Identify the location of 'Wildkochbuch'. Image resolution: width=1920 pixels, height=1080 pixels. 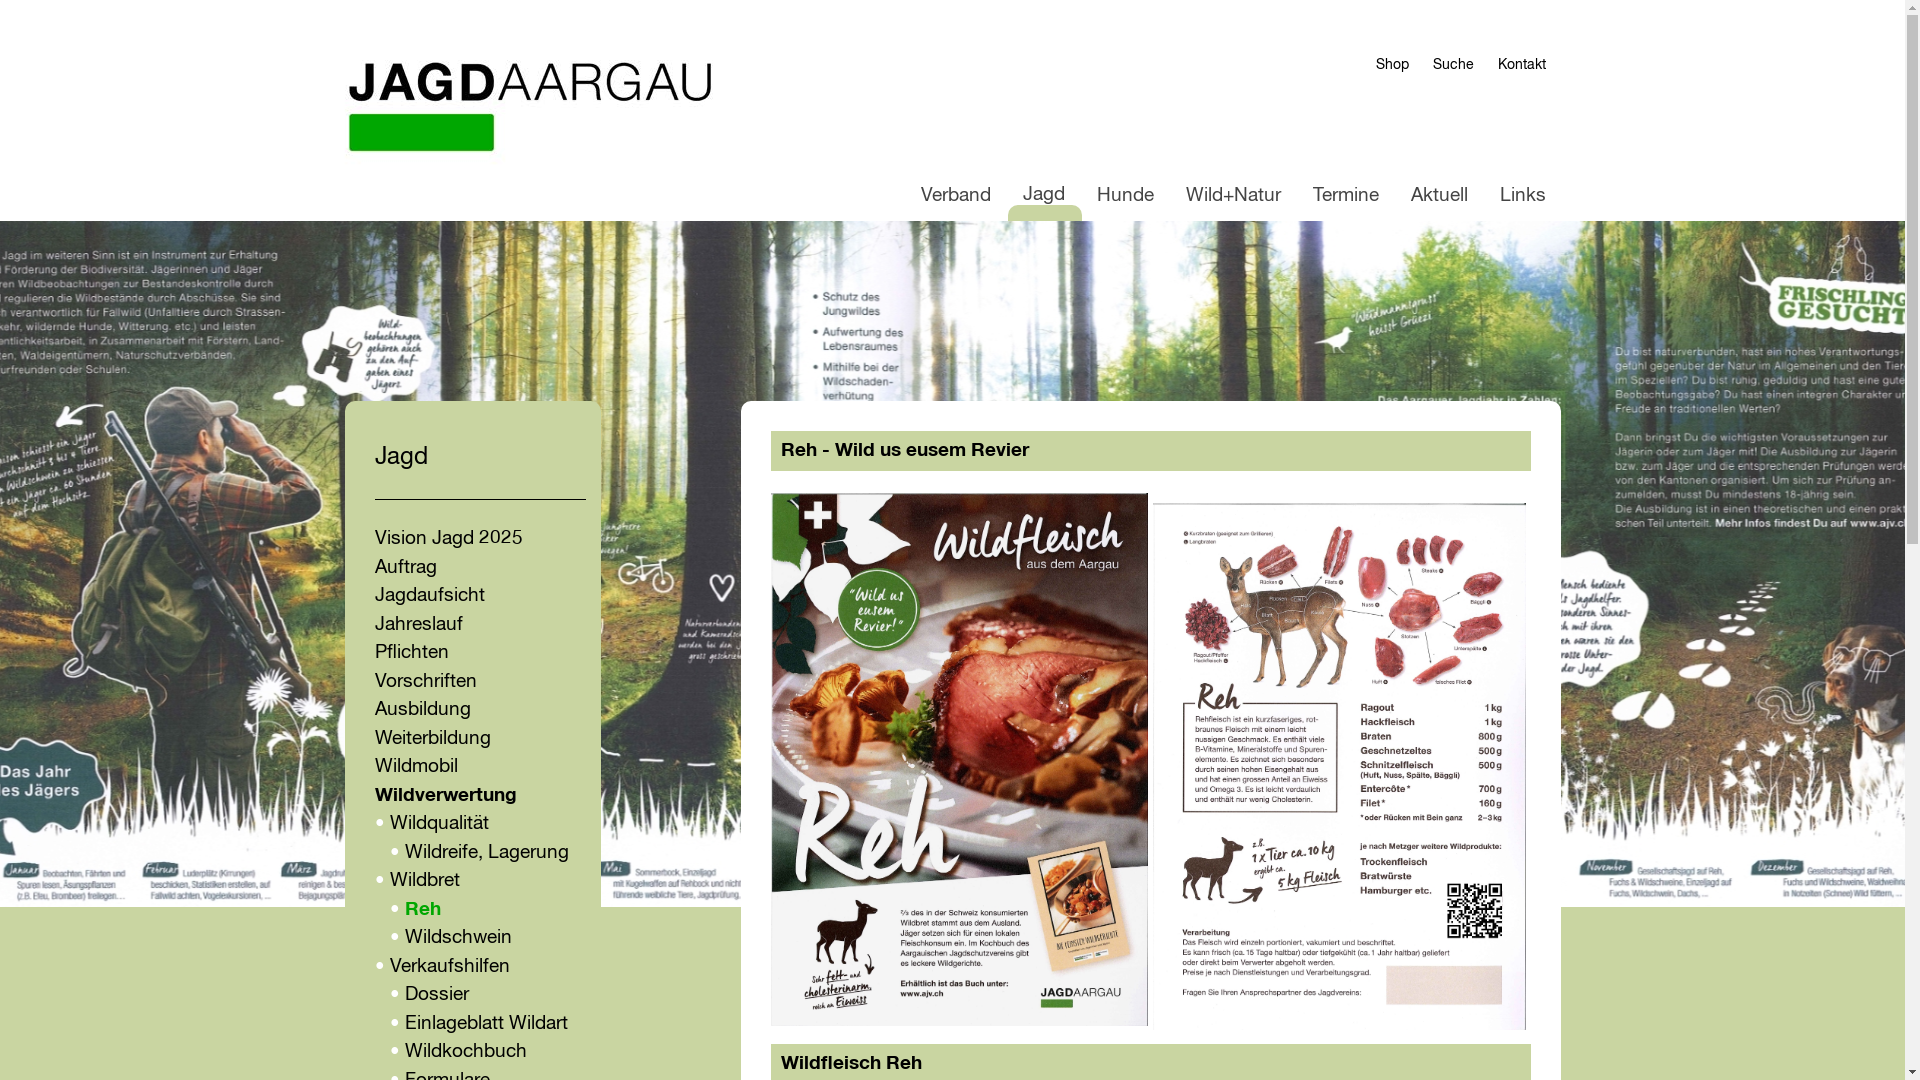
(402, 1050).